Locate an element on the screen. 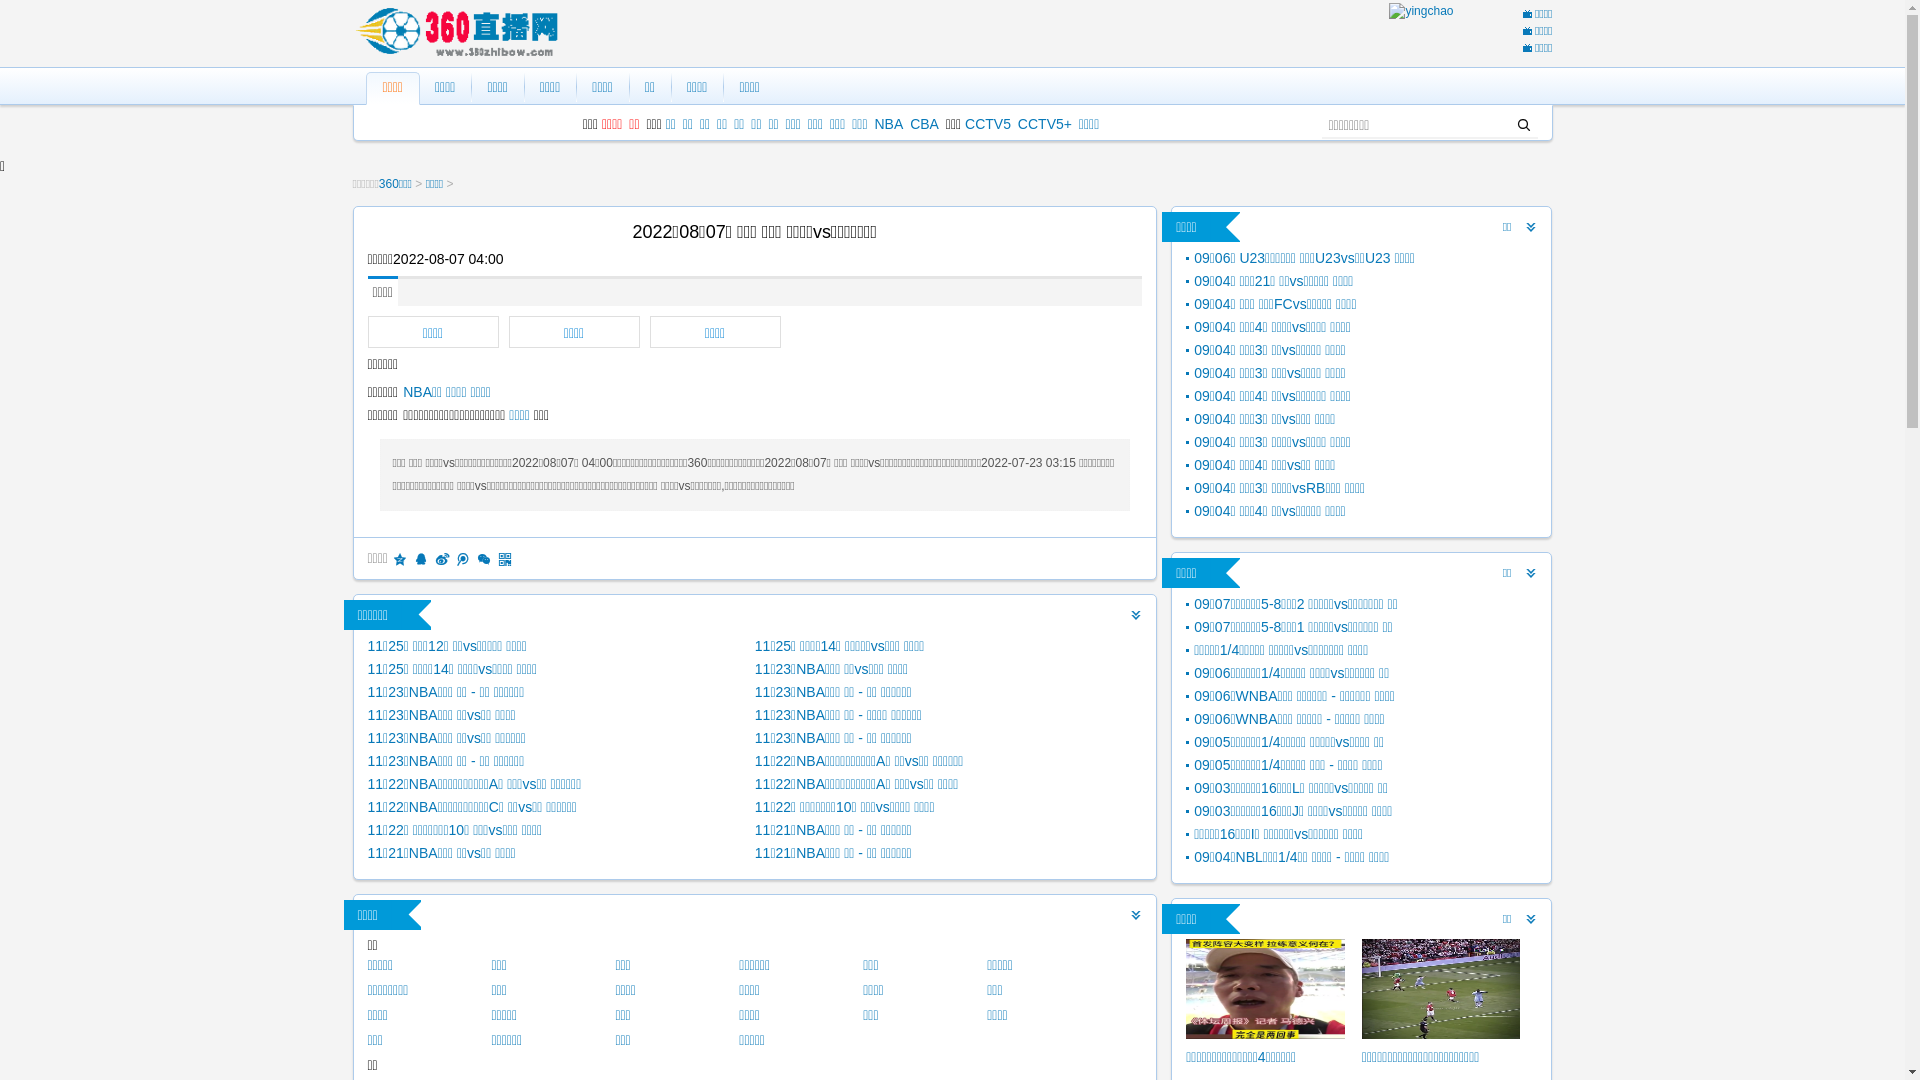  'CBA' is located at coordinates (909, 123).